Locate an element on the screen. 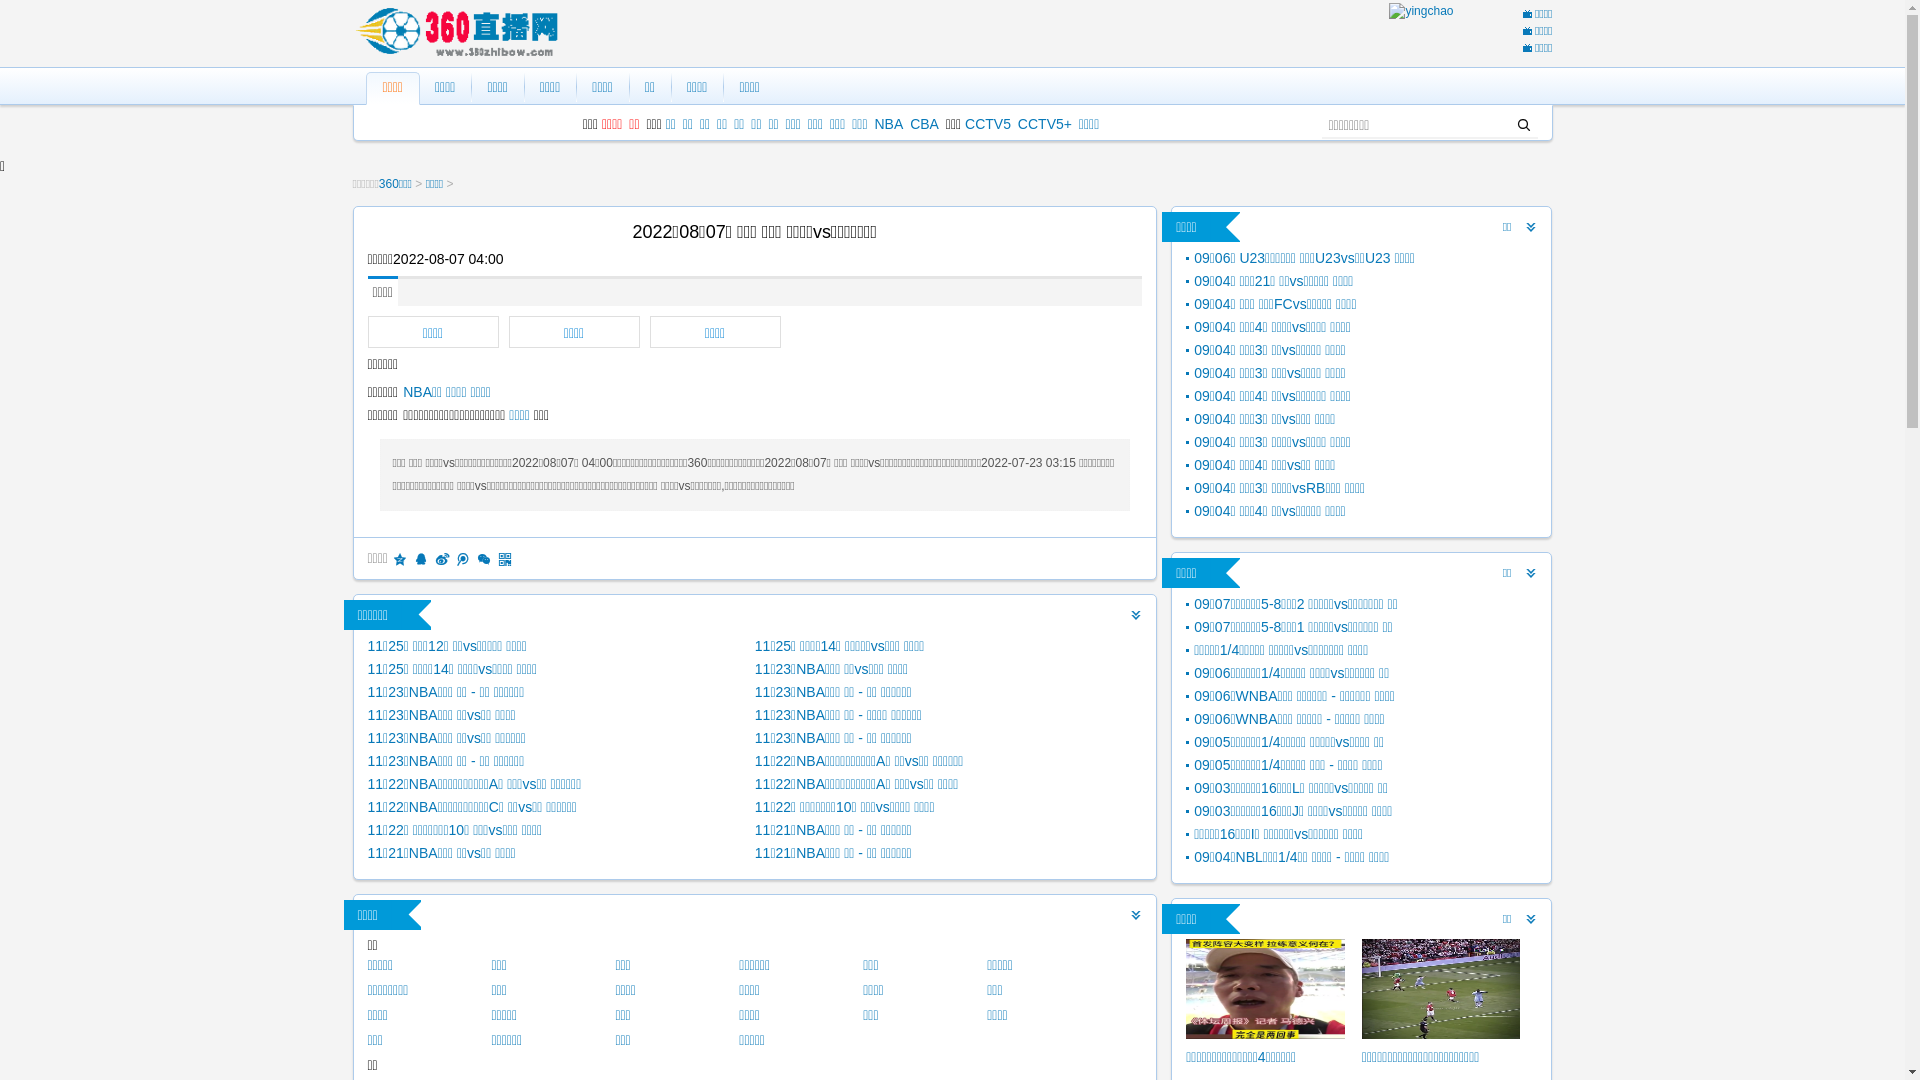  'CBA' is located at coordinates (909, 123).